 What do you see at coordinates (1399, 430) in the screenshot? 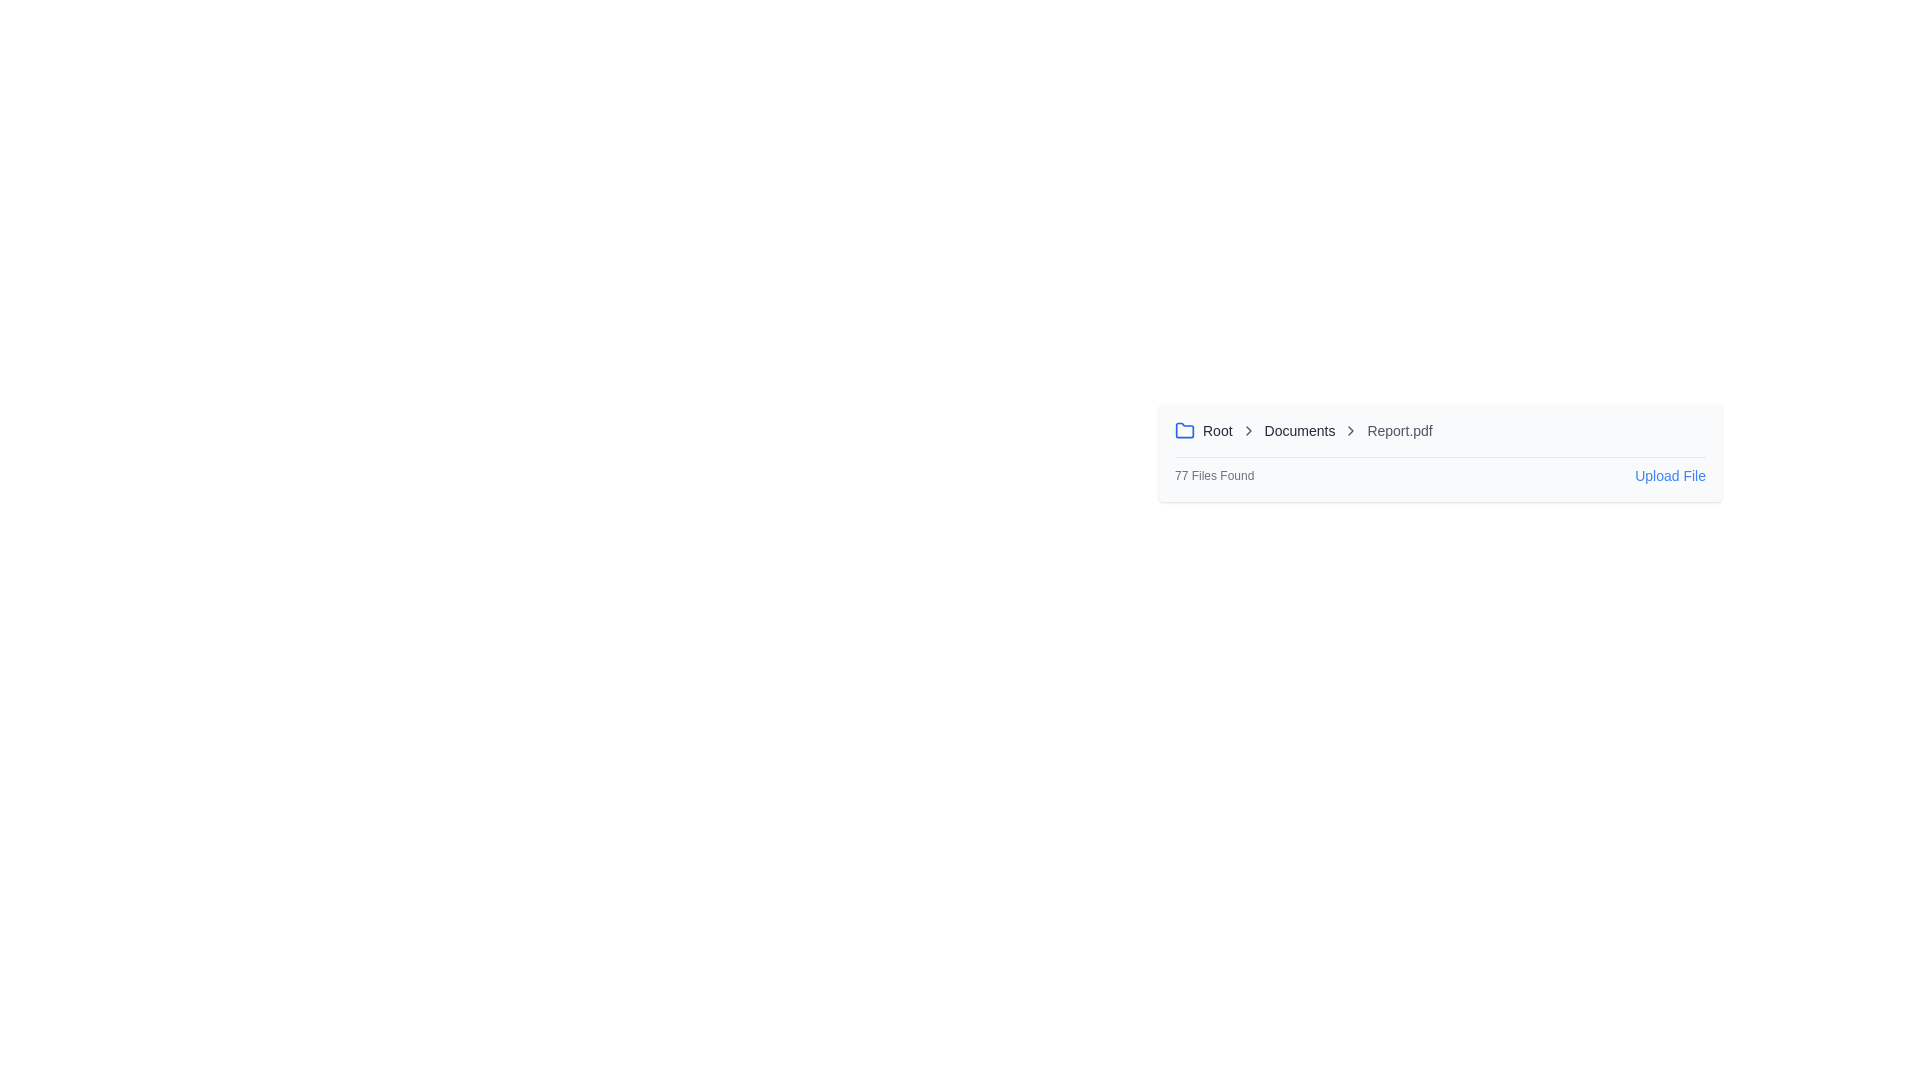
I see `the text label representing the file name in the breadcrumb navigation sequence` at bounding box center [1399, 430].